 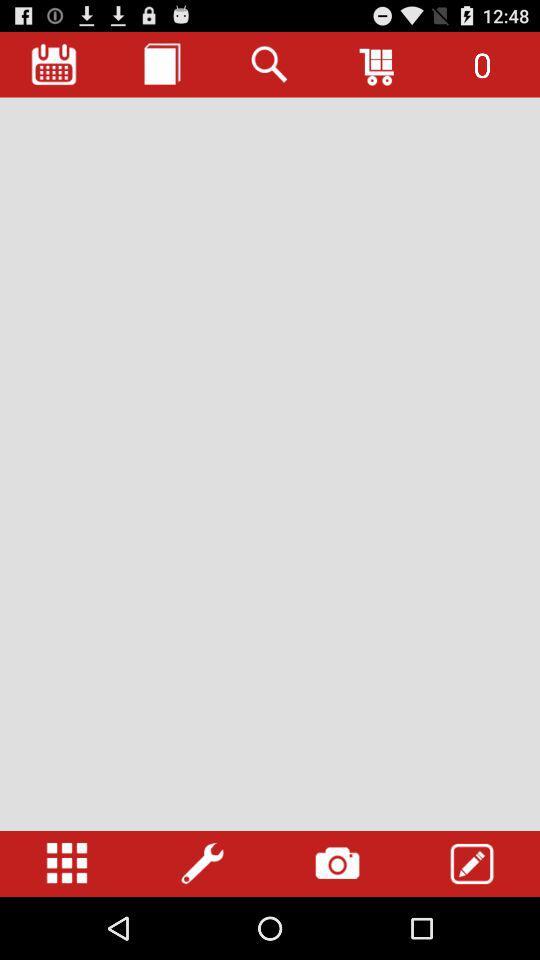 I want to click on write, so click(x=472, y=863).